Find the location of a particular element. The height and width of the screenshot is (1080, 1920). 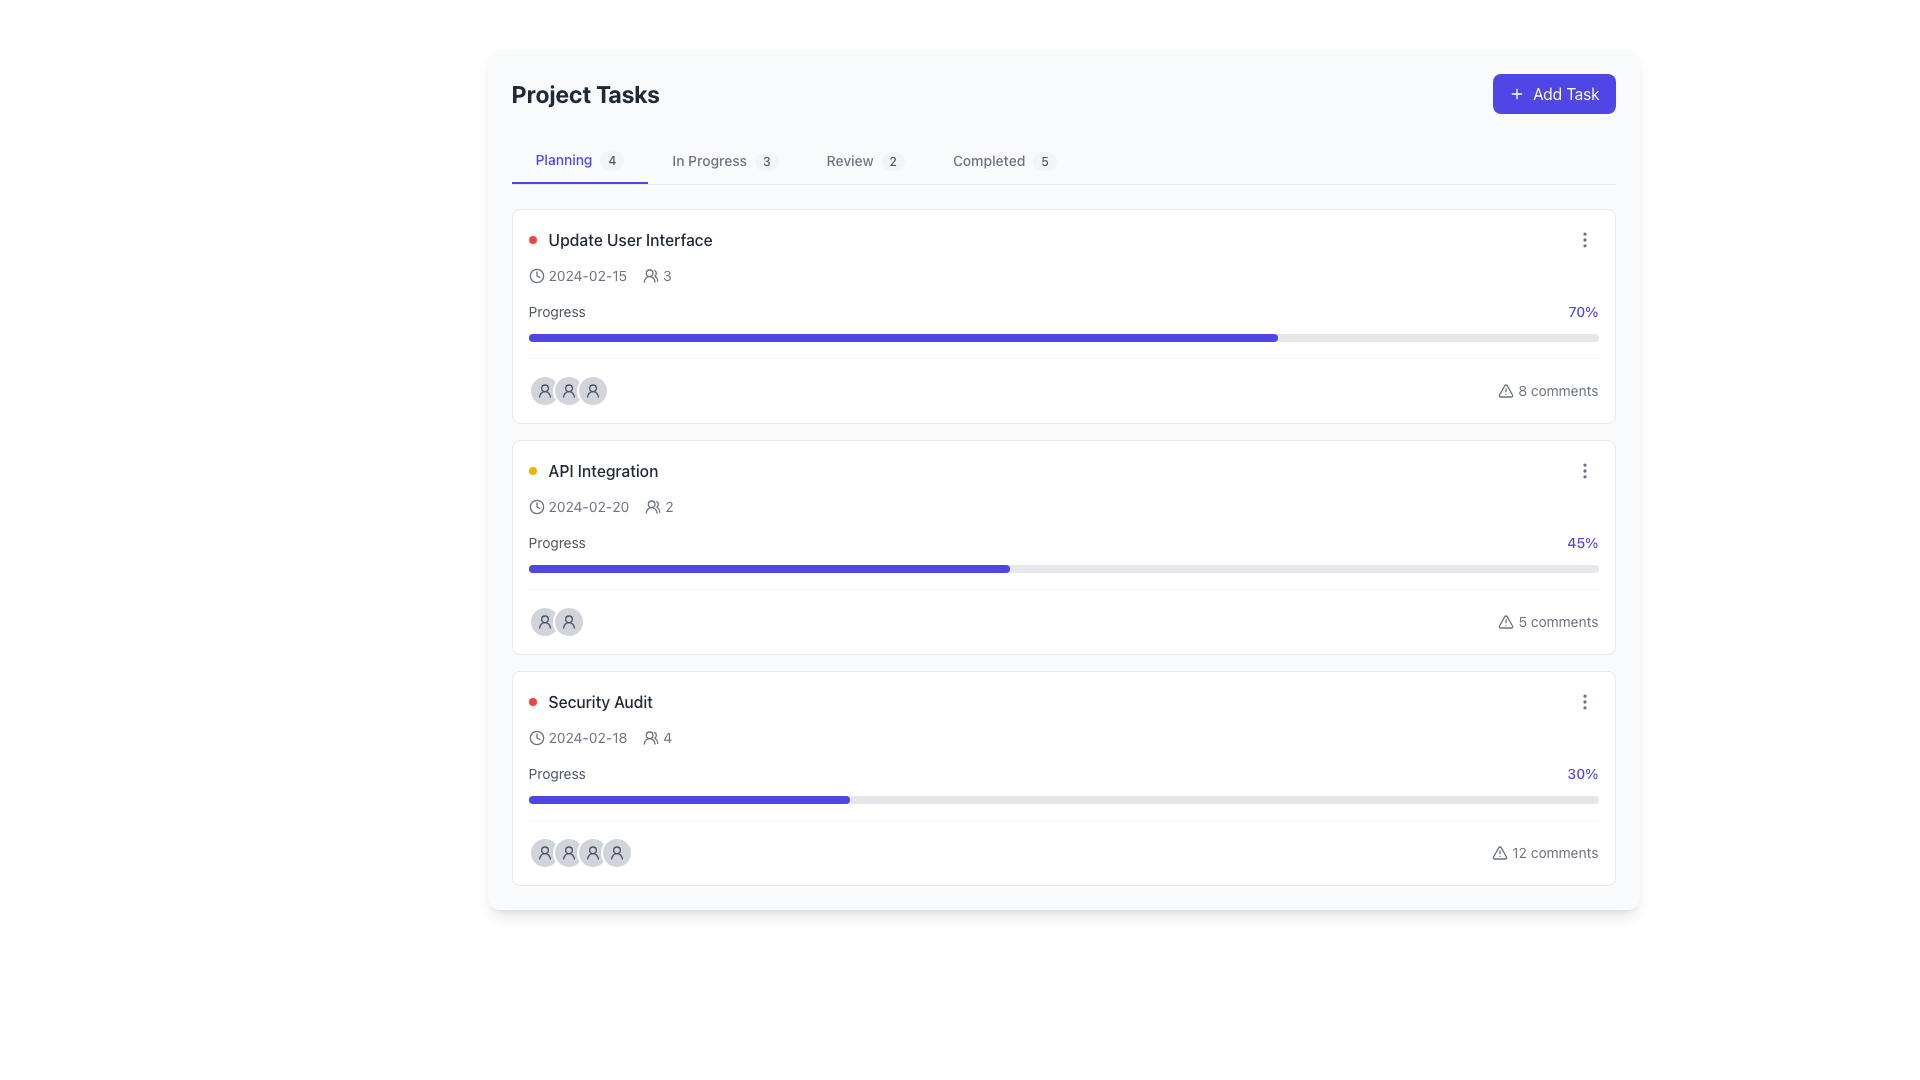

the User avatar icon is located at coordinates (567, 390).